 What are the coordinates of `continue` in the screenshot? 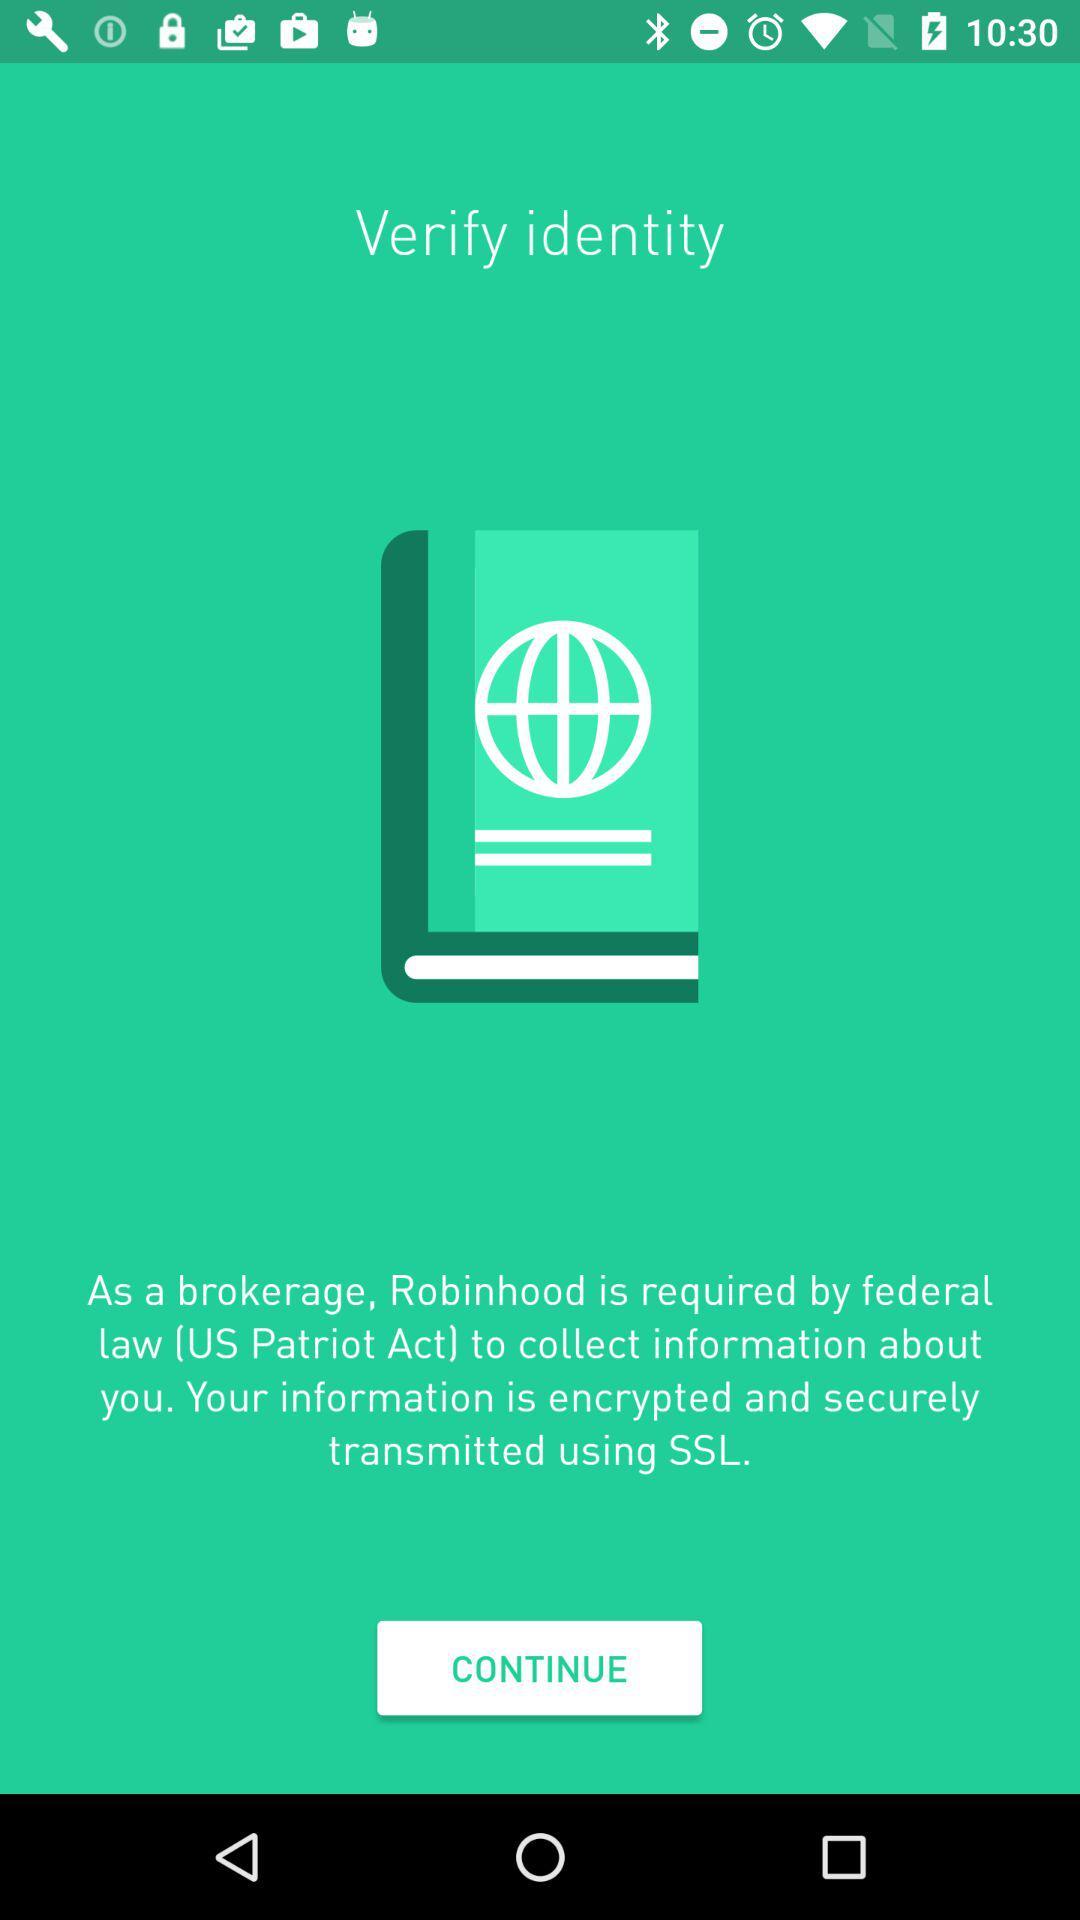 It's located at (538, 1668).